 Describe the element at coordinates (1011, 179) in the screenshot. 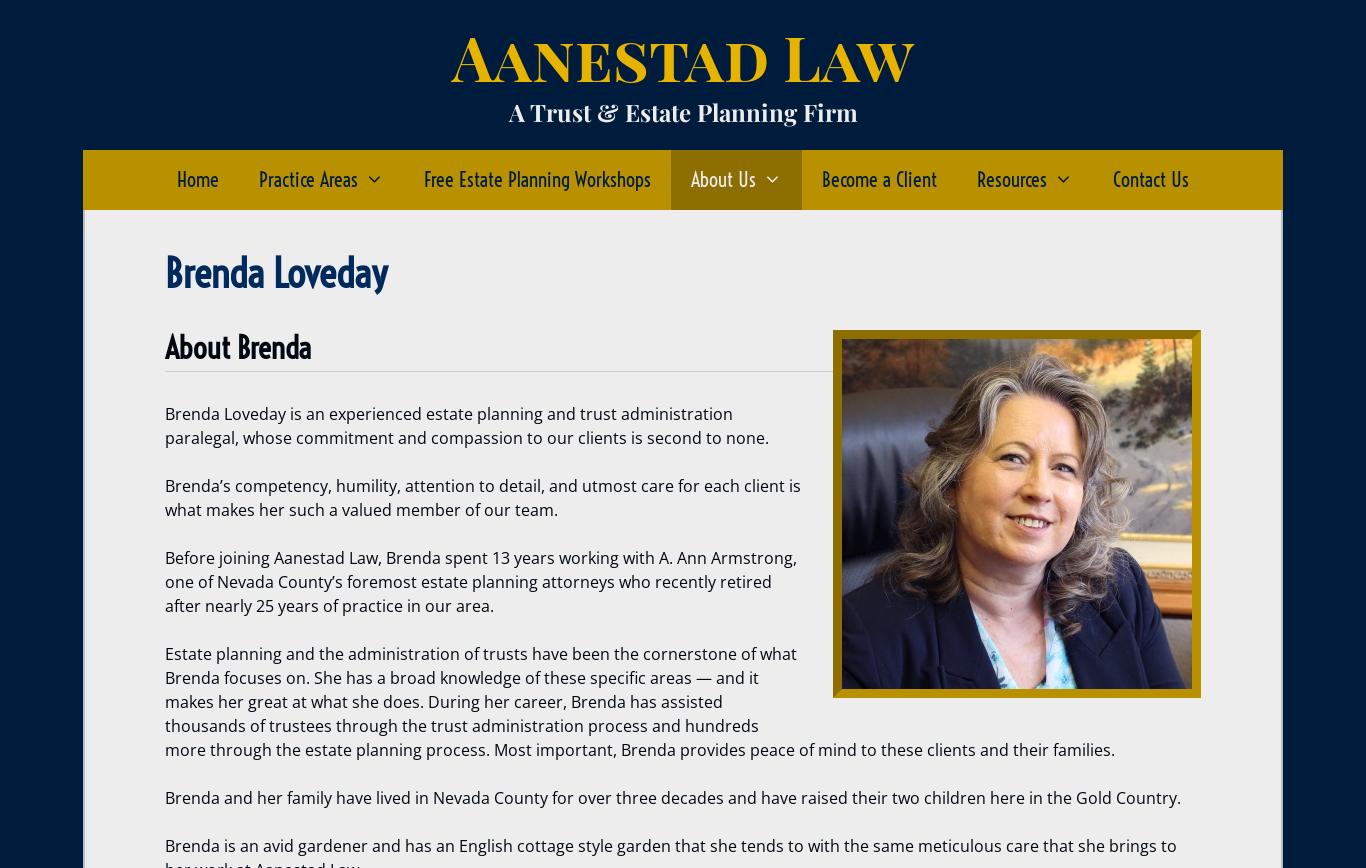

I see `'Resources'` at that location.